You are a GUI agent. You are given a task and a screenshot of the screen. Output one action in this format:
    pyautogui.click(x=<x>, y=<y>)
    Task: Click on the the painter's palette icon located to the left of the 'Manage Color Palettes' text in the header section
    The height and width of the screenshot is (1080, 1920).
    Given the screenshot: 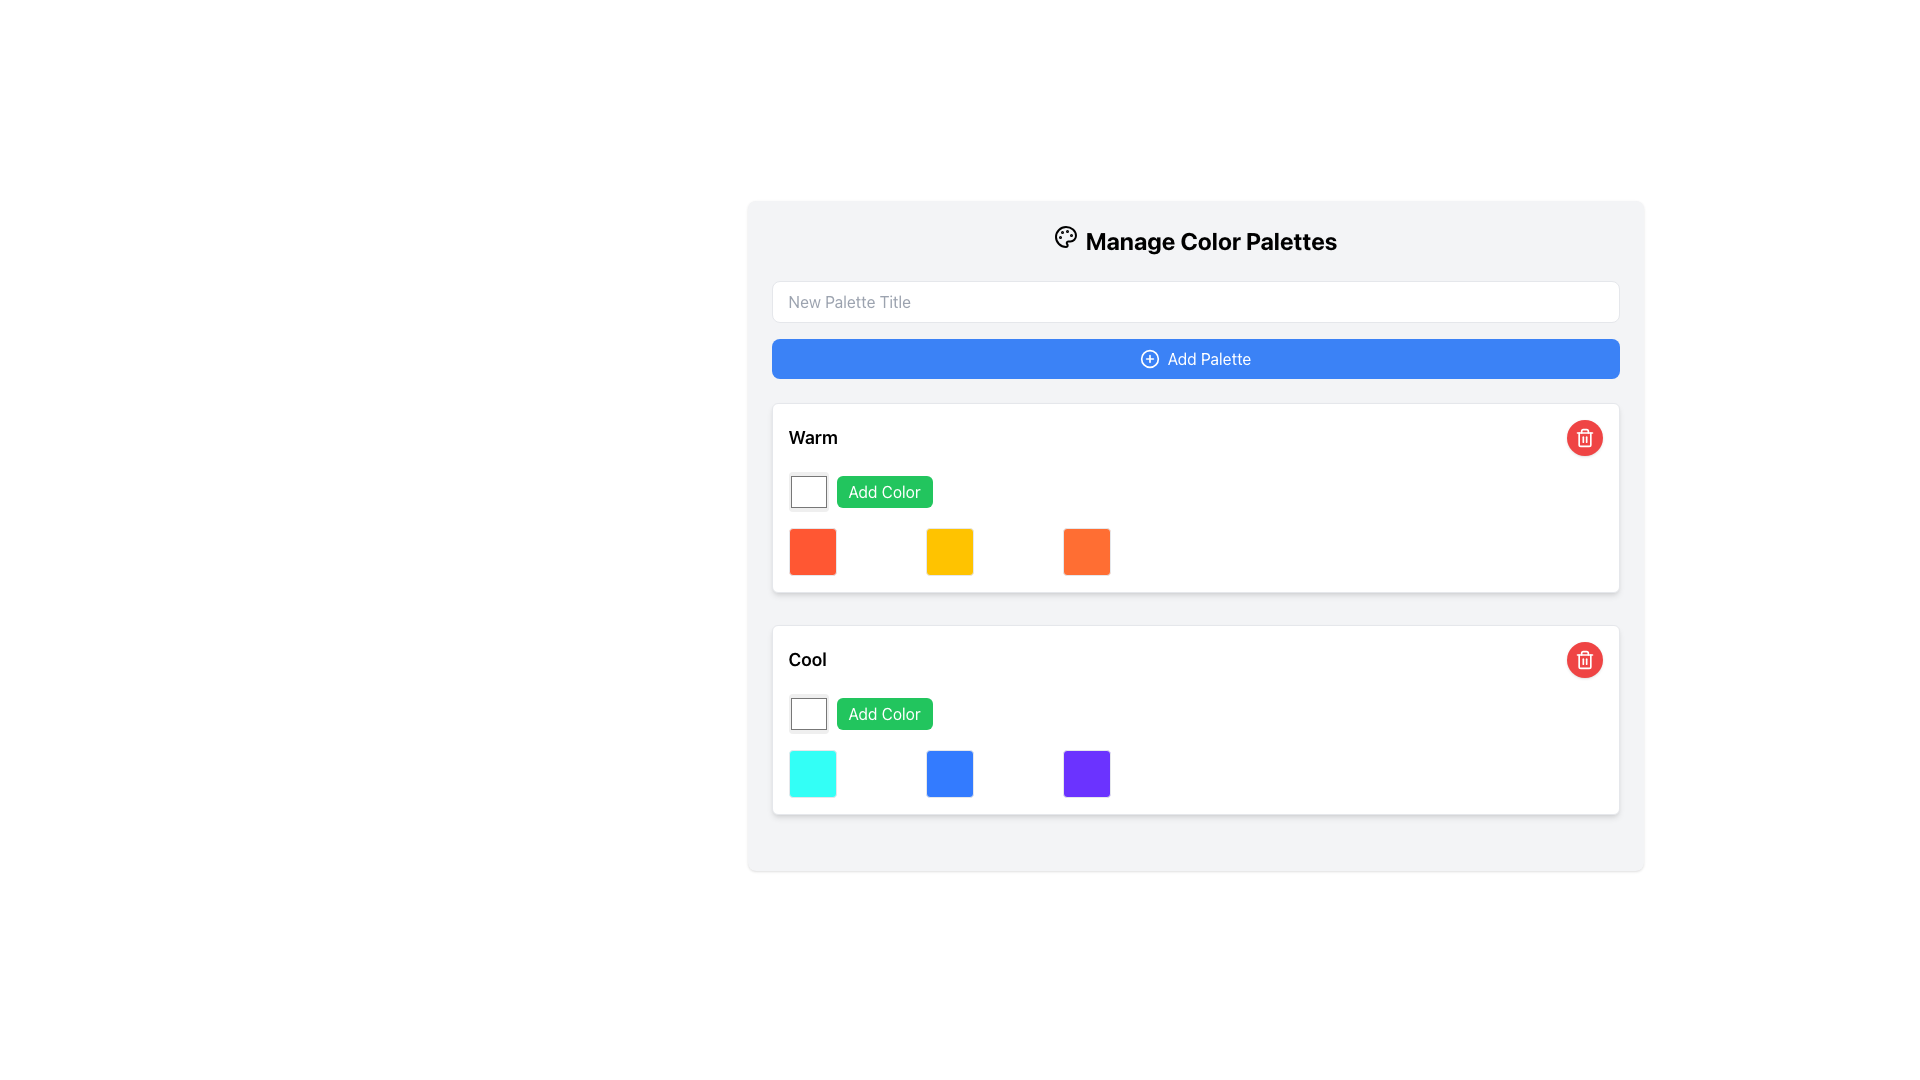 What is the action you would take?
    pyautogui.click(x=1064, y=235)
    